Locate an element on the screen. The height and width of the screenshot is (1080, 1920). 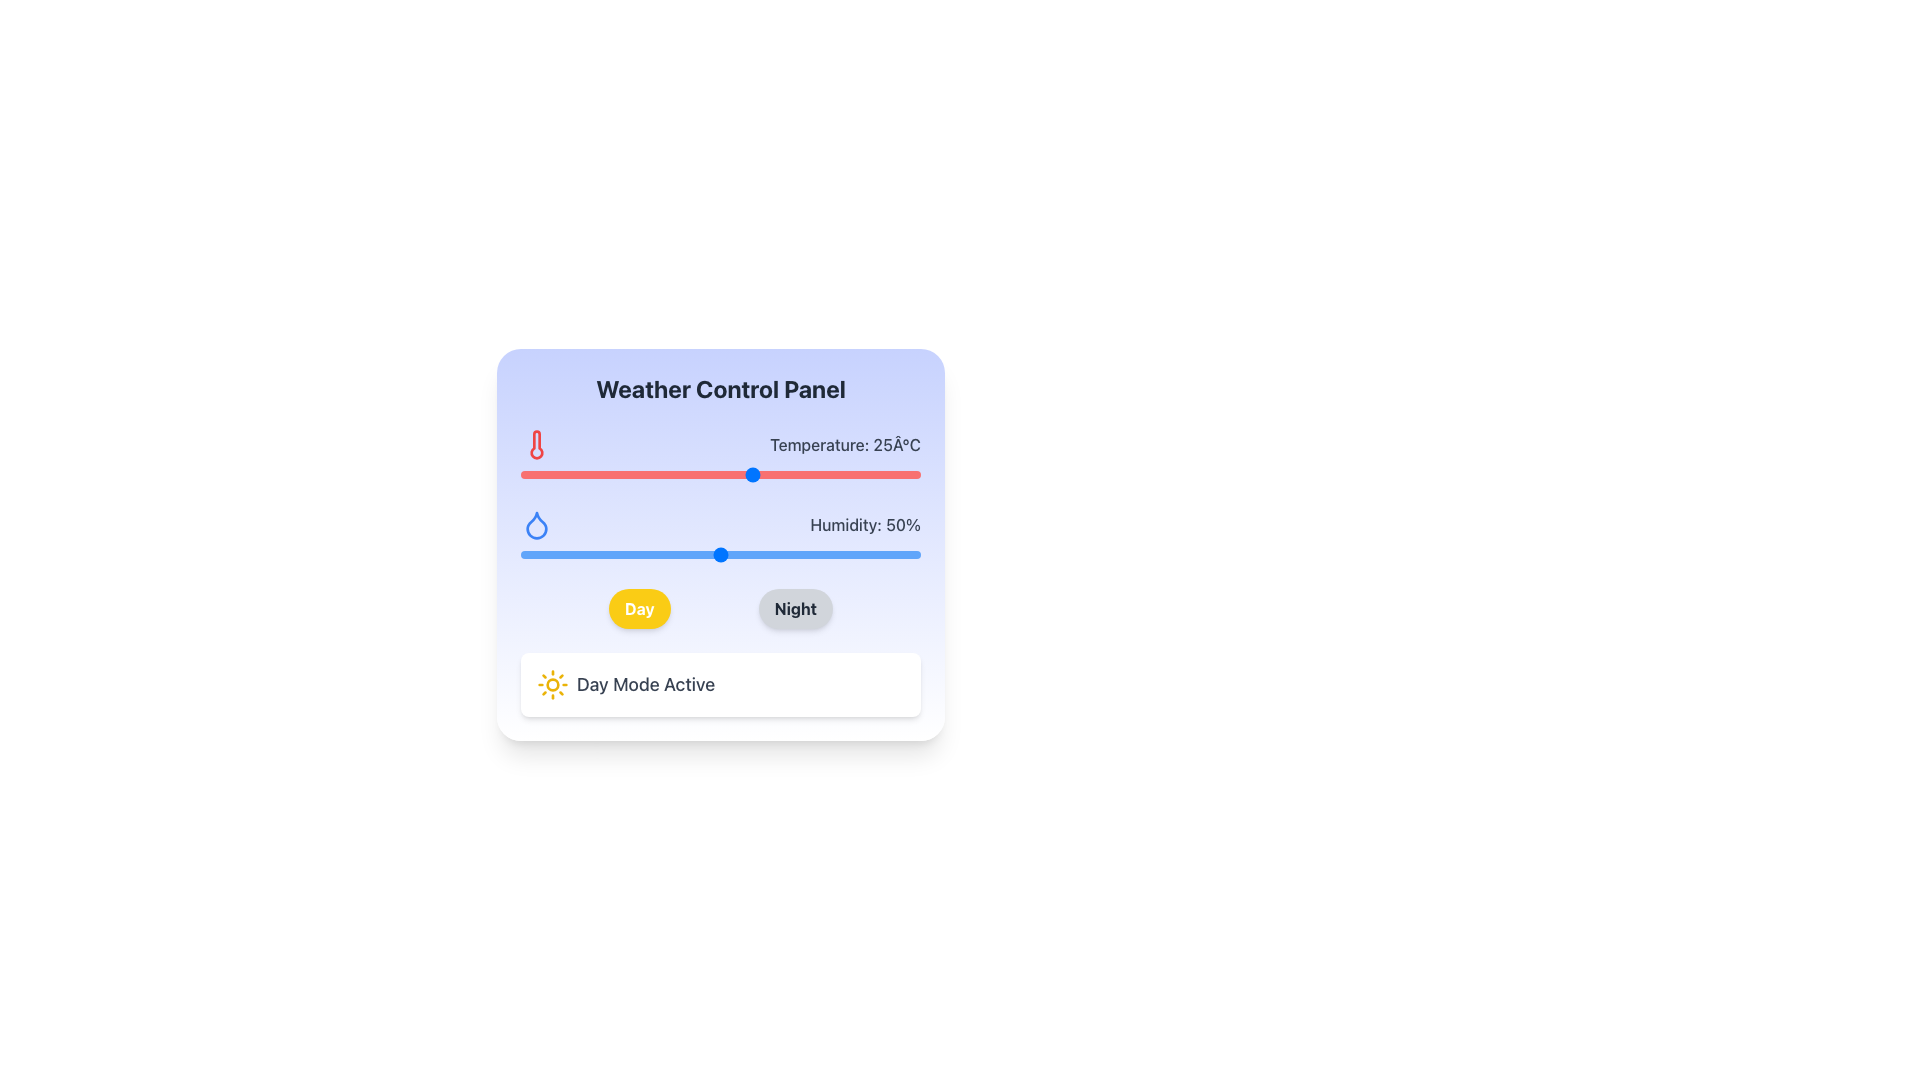
humidity level is located at coordinates (849, 555).